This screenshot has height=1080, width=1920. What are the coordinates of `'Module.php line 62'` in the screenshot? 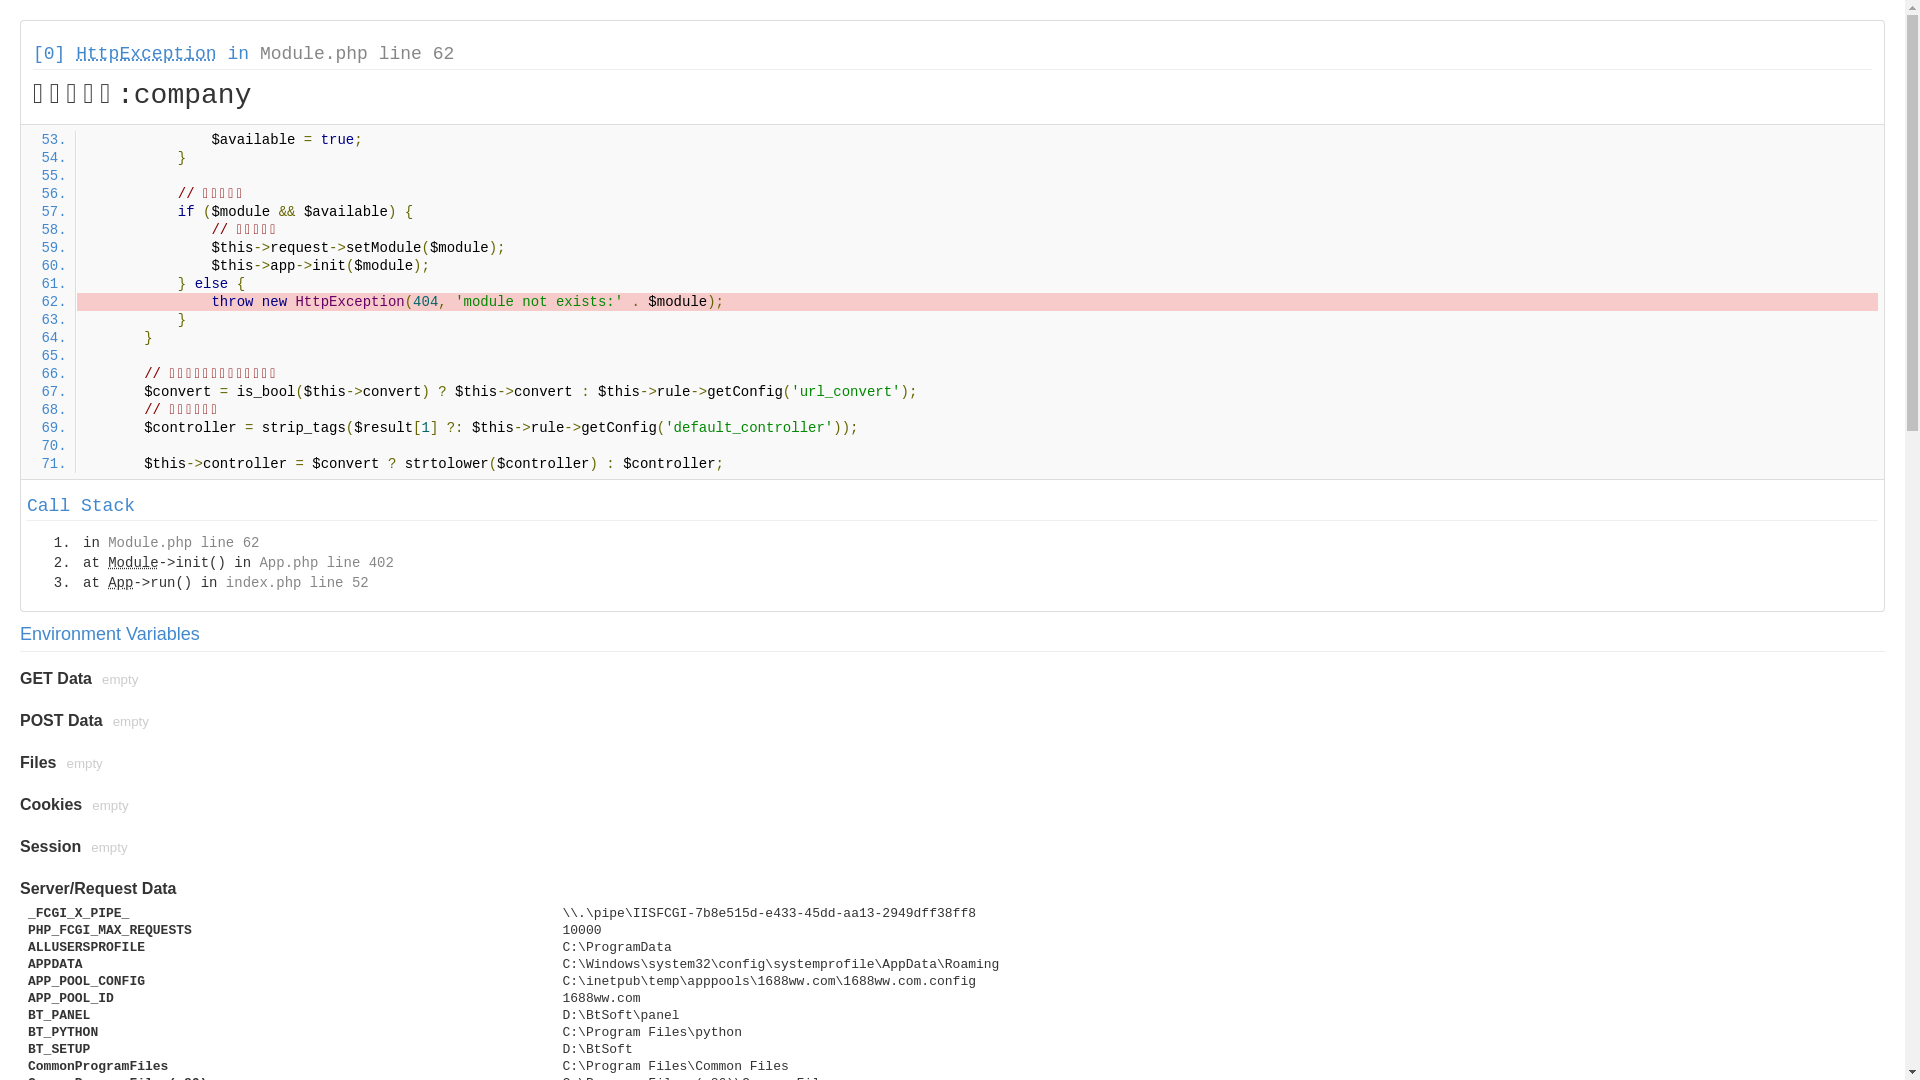 It's located at (183, 543).